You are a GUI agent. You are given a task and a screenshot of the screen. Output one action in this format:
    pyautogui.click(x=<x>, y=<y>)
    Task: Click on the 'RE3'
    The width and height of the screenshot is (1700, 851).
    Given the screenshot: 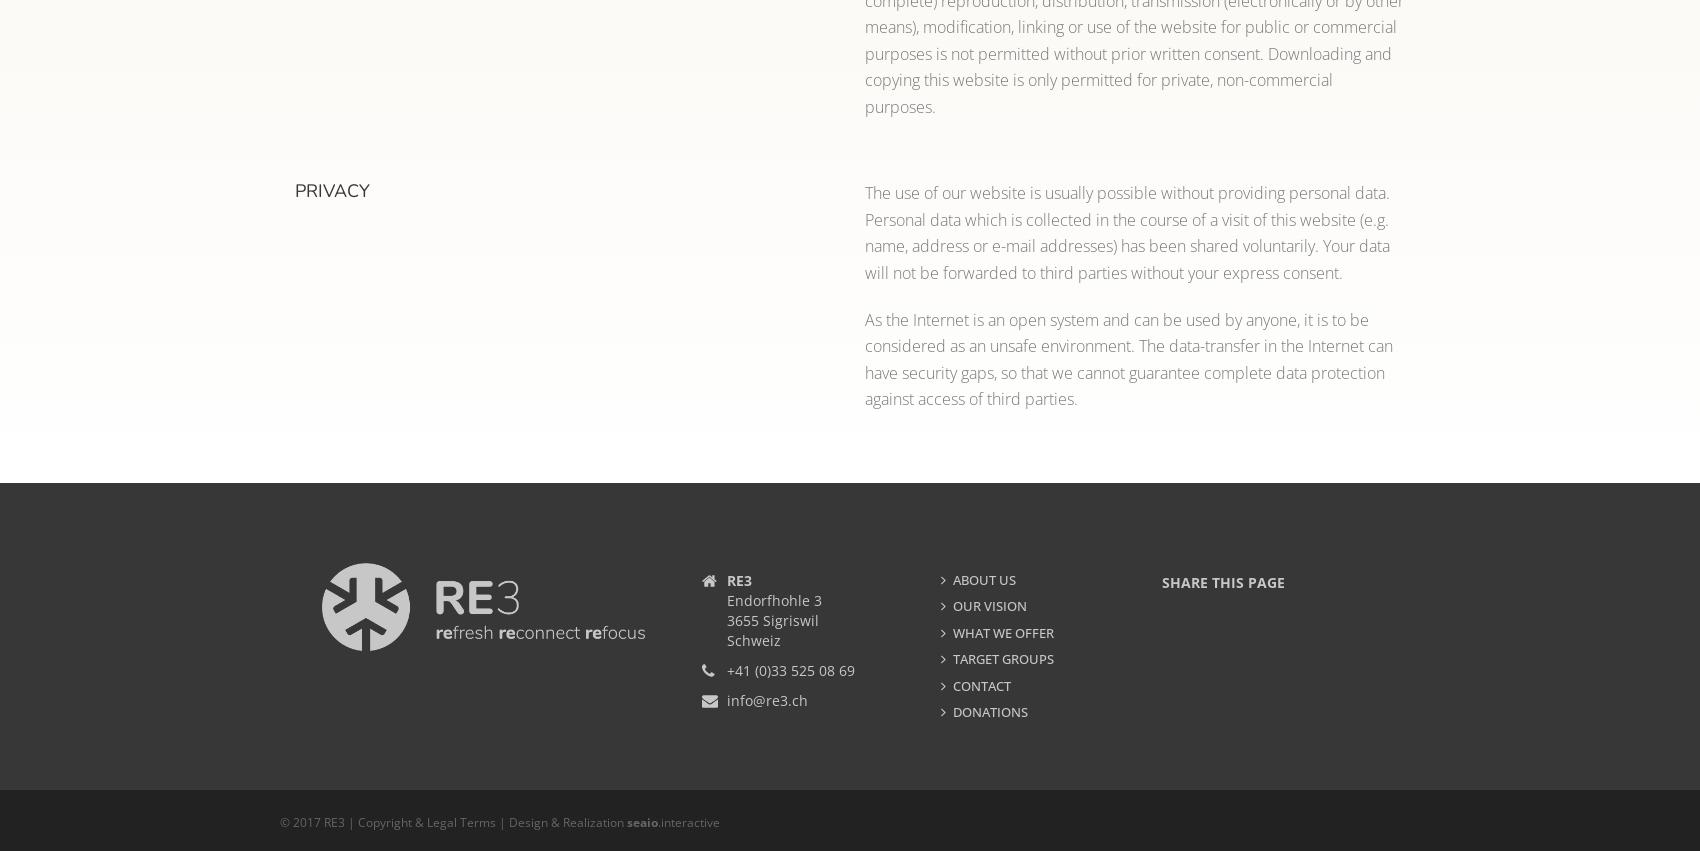 What is the action you would take?
    pyautogui.click(x=739, y=578)
    